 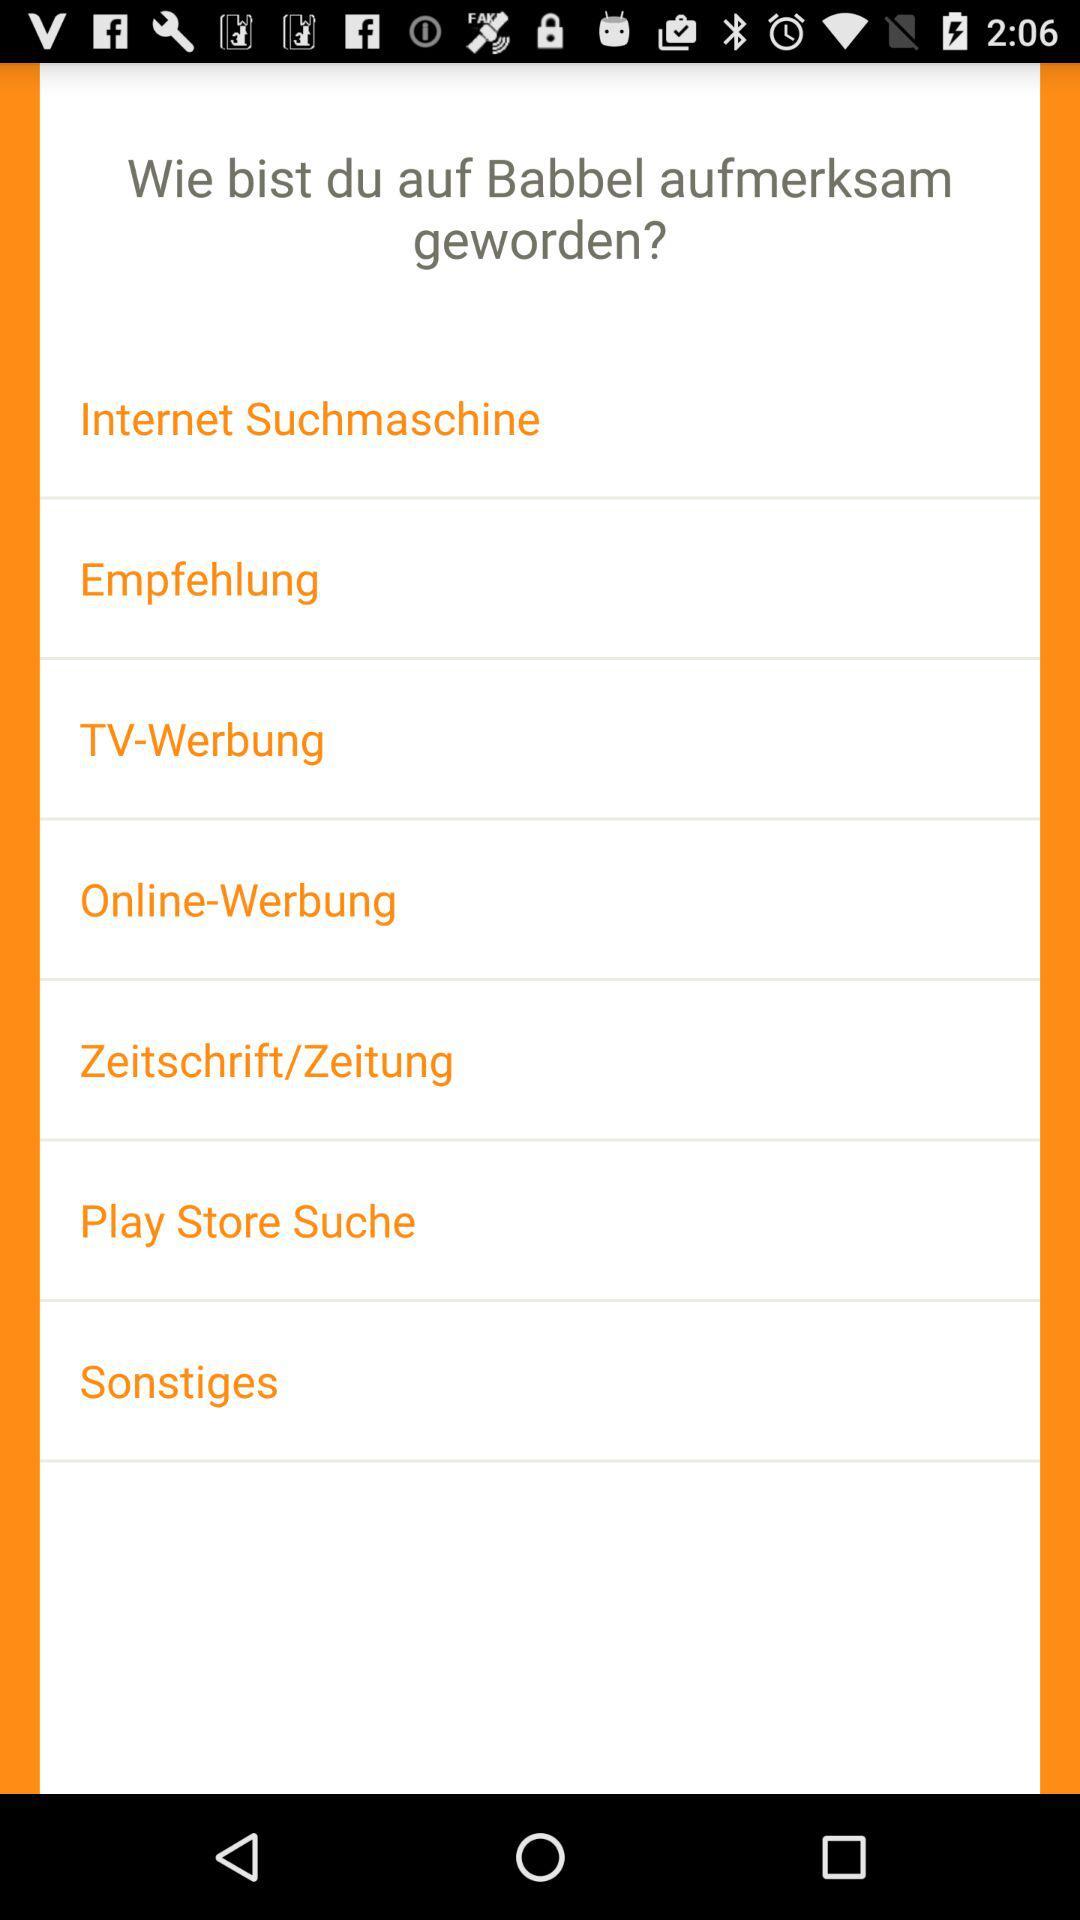 What do you see at coordinates (540, 577) in the screenshot?
I see `the item below internet suchmaschine` at bounding box center [540, 577].